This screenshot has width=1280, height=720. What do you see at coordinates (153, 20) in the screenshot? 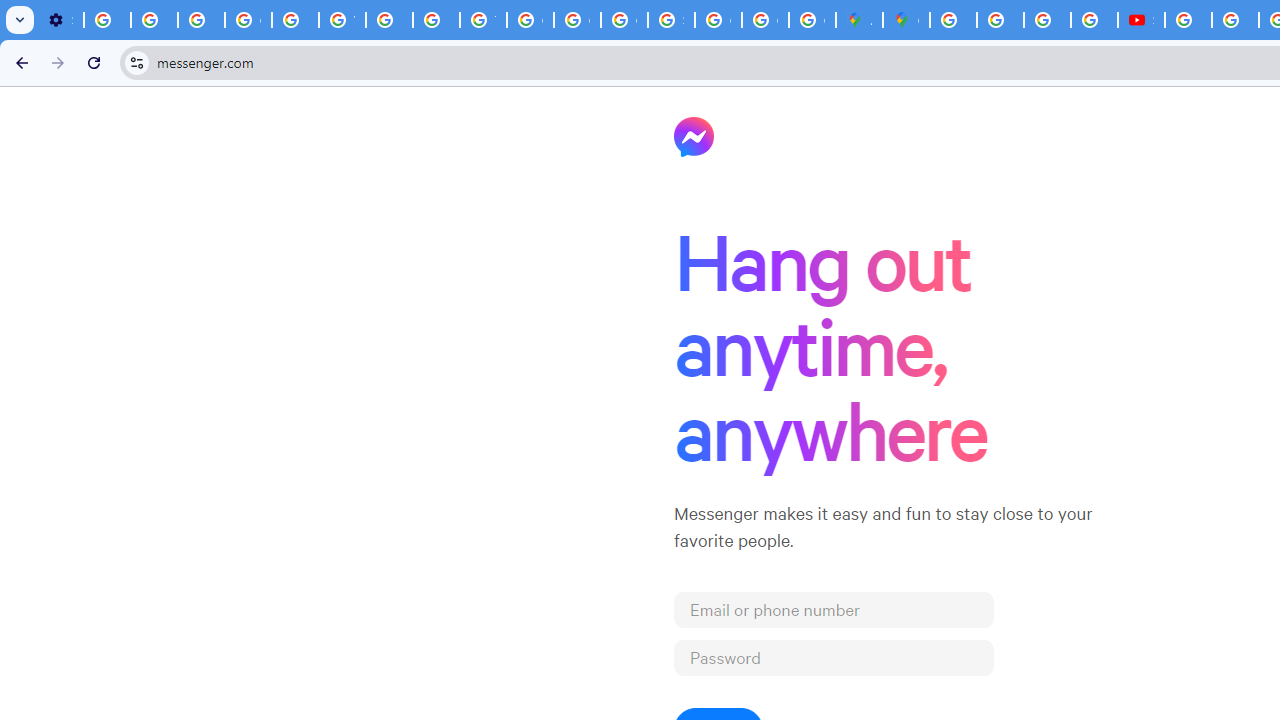
I see `'Learn how to find your photos - Google Photos Help'` at bounding box center [153, 20].